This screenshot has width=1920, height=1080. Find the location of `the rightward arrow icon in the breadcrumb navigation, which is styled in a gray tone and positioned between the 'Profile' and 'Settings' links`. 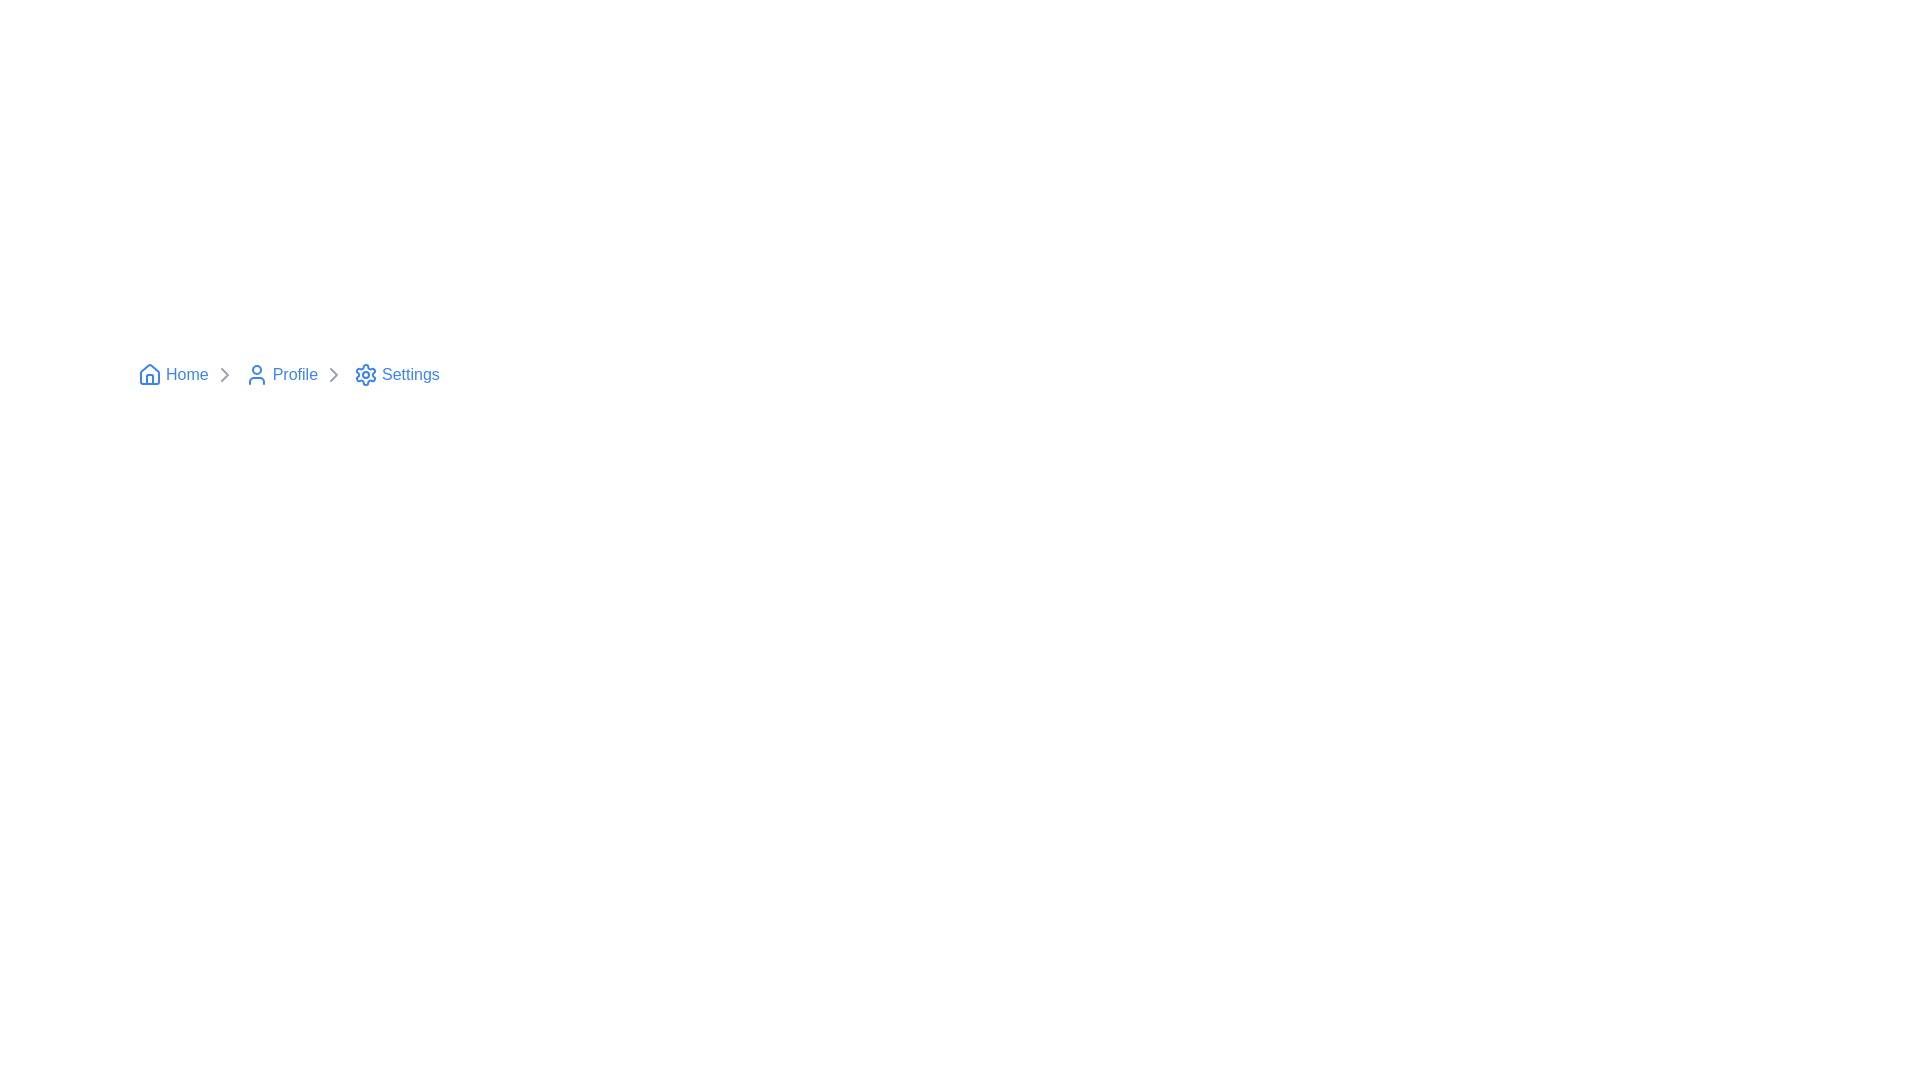

the rightward arrow icon in the breadcrumb navigation, which is styled in a gray tone and positioned between the 'Profile' and 'Settings' links is located at coordinates (224, 374).